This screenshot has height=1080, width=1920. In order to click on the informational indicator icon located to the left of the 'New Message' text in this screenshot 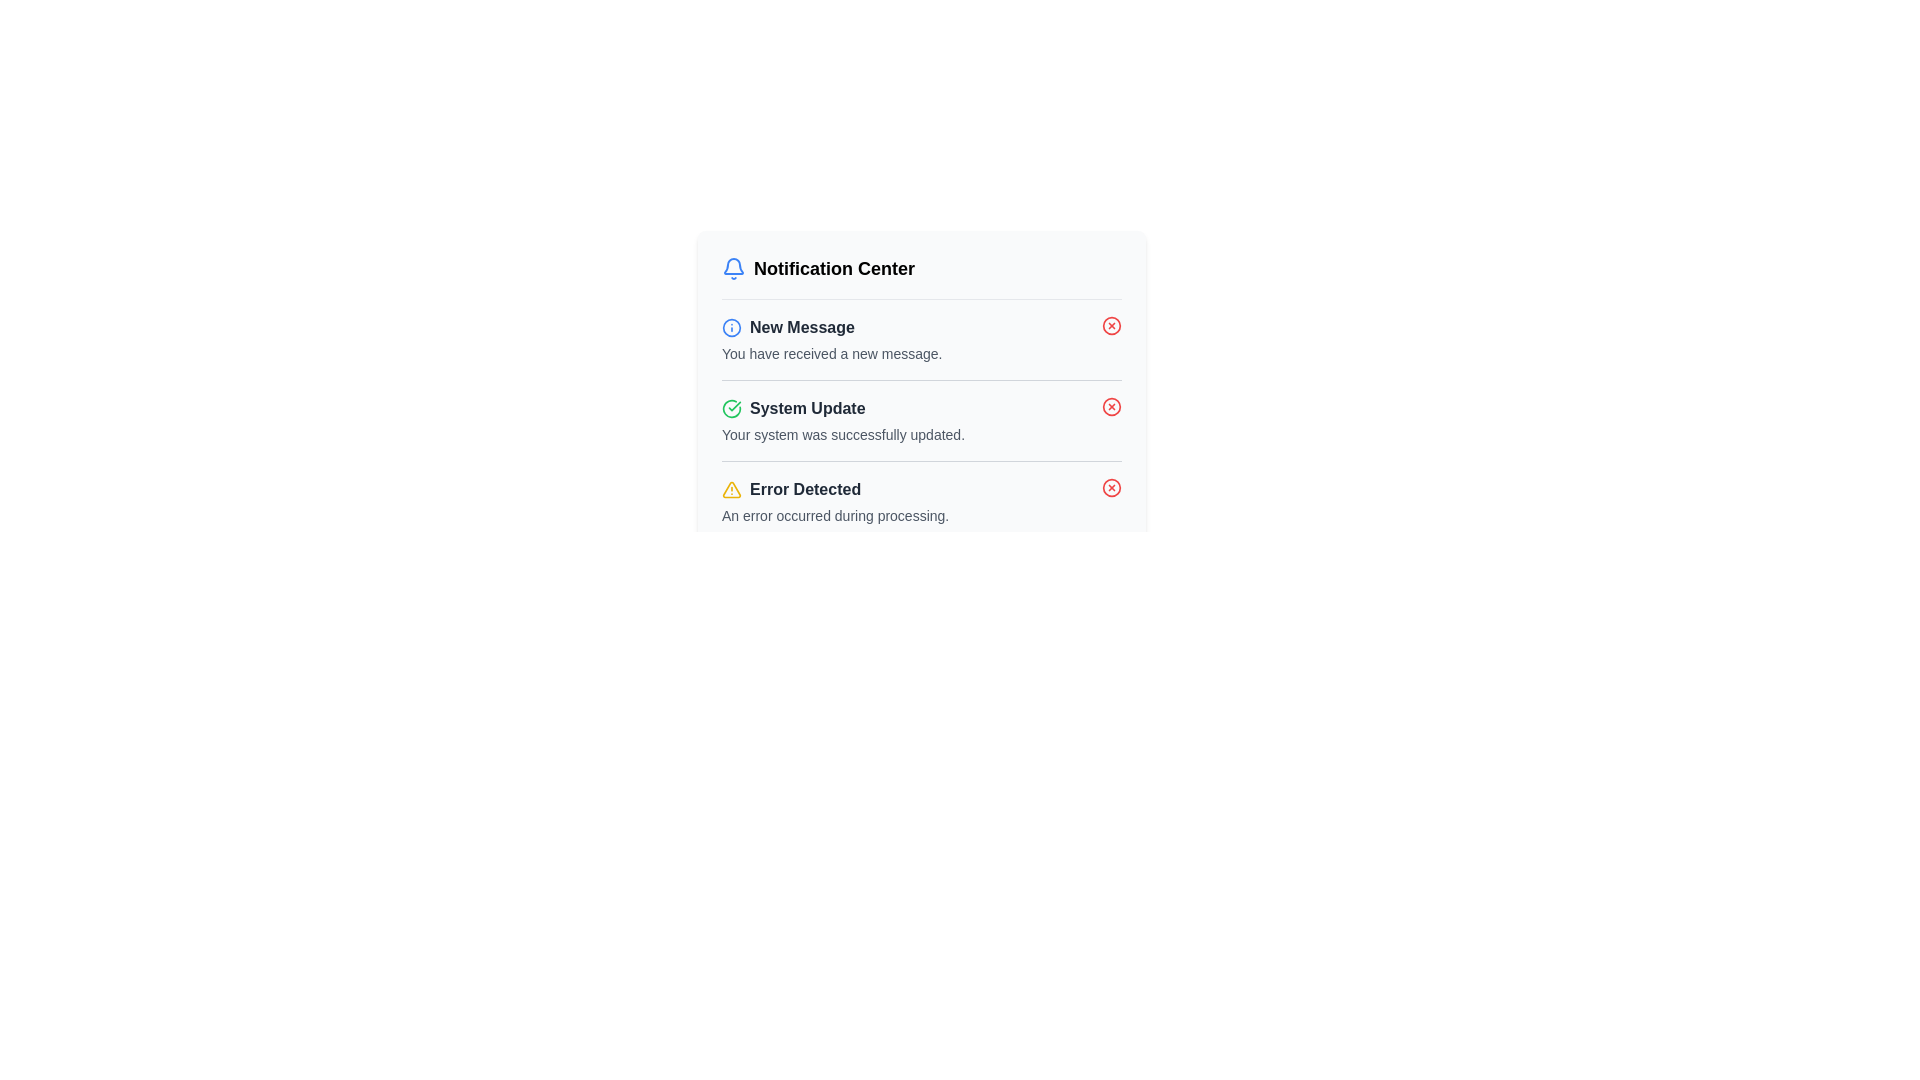, I will do `click(730, 326)`.